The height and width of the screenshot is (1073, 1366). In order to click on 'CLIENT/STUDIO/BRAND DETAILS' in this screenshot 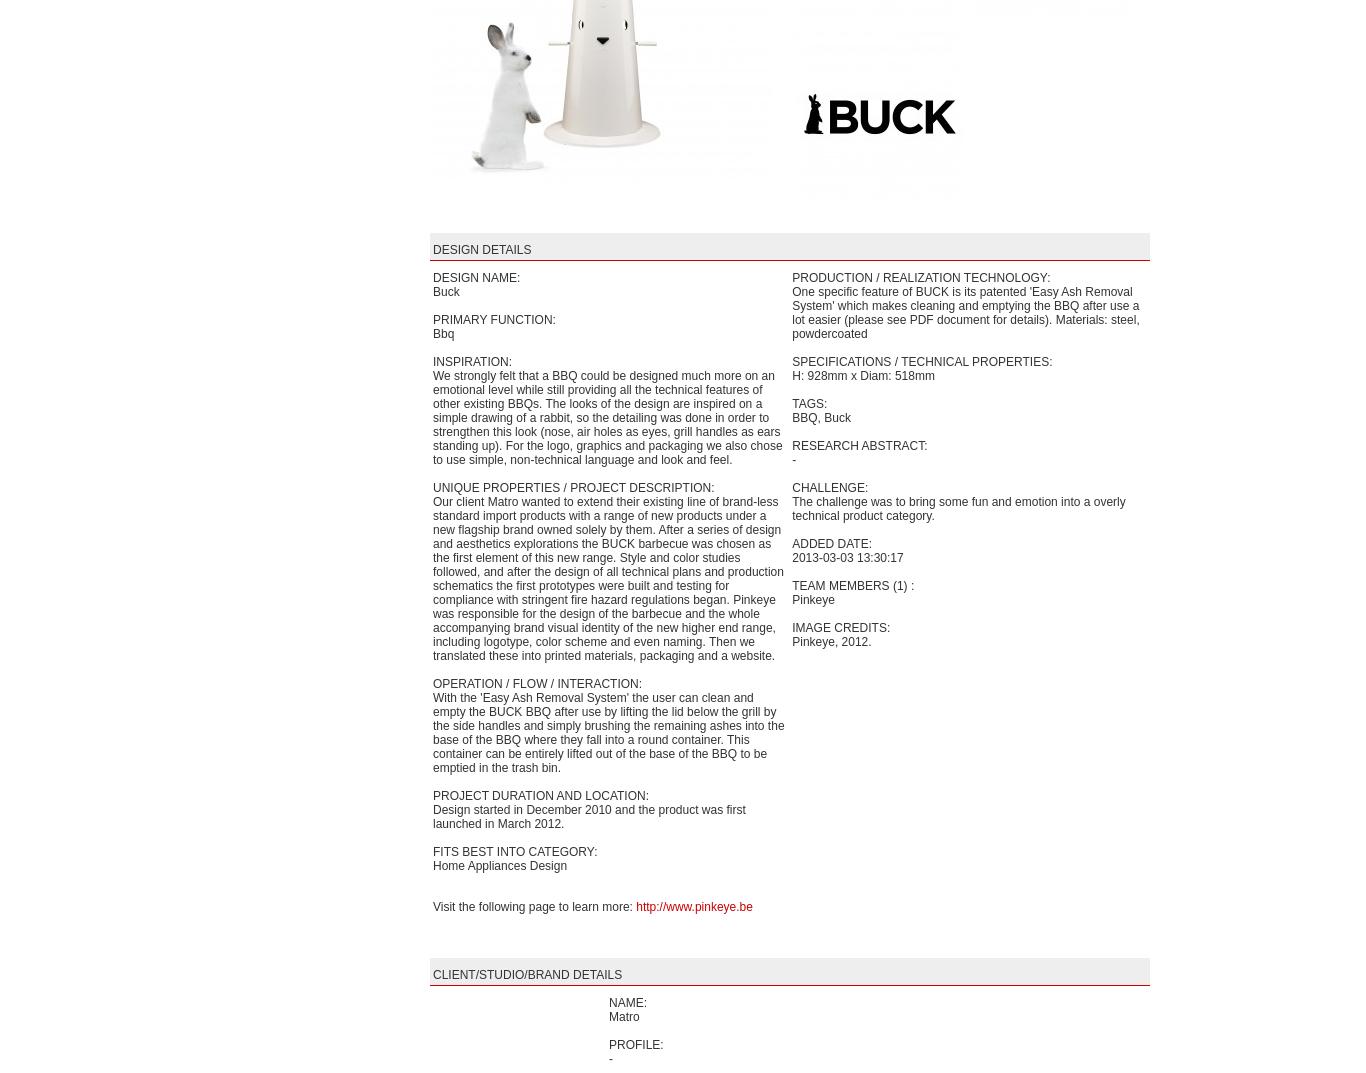, I will do `click(432, 974)`.